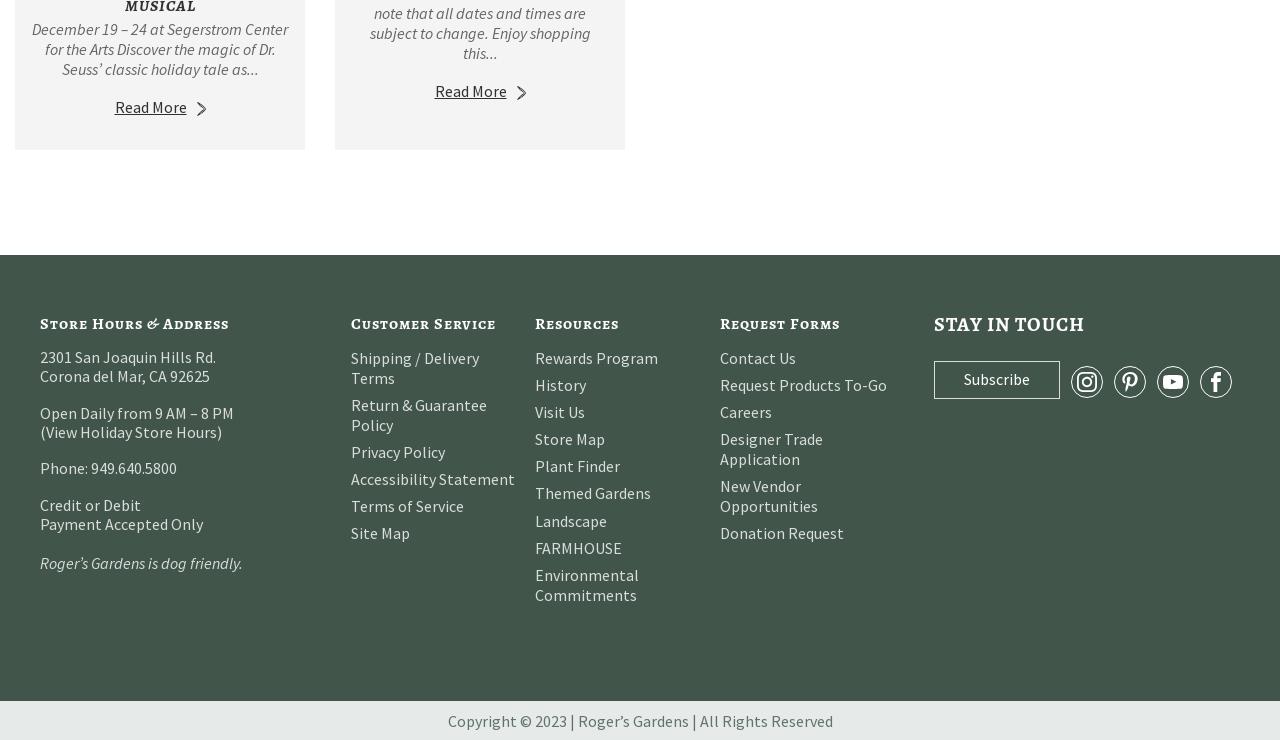 The width and height of the screenshot is (1280, 740). What do you see at coordinates (45, 430) in the screenshot?
I see `'View Holiday  Store Hours'` at bounding box center [45, 430].